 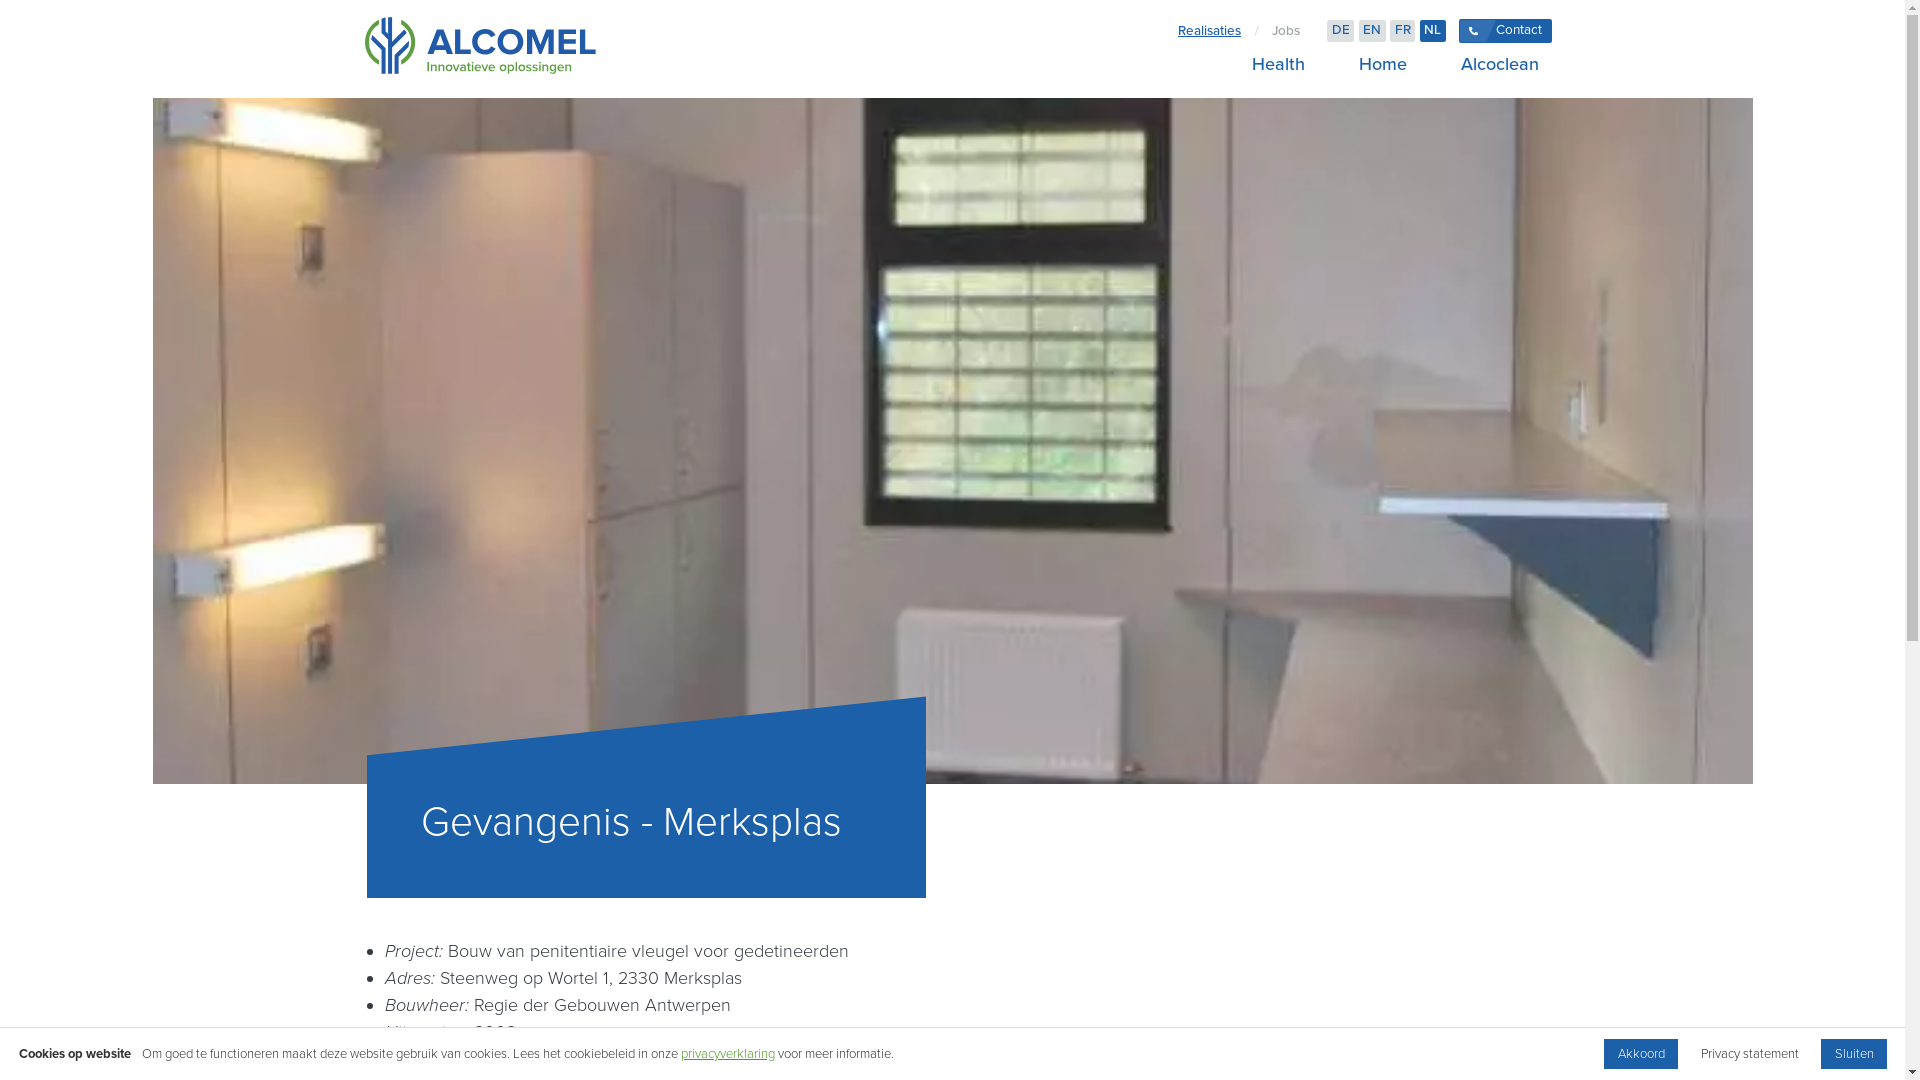 What do you see at coordinates (727, 1052) in the screenshot?
I see `'privacyverklaring'` at bounding box center [727, 1052].